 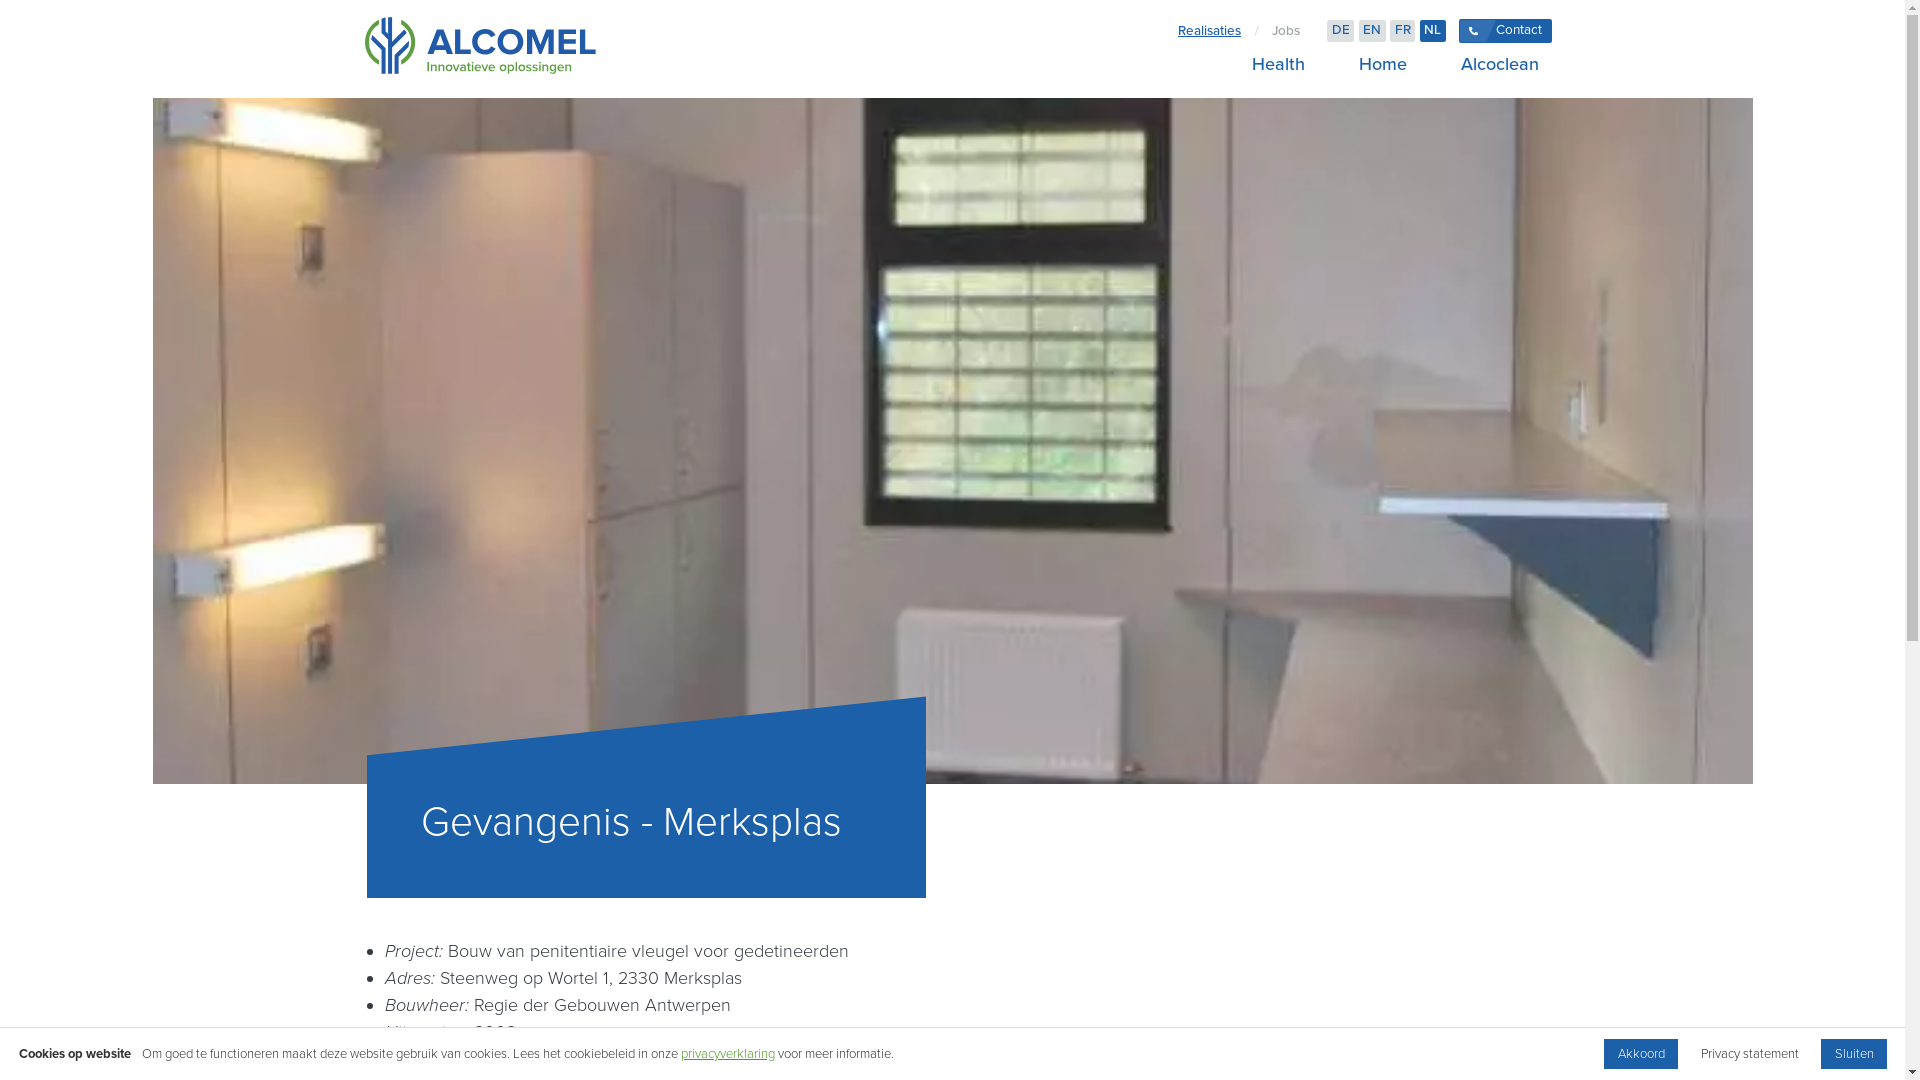 What do you see at coordinates (727, 1052) in the screenshot?
I see `'privacyverklaring'` at bounding box center [727, 1052].